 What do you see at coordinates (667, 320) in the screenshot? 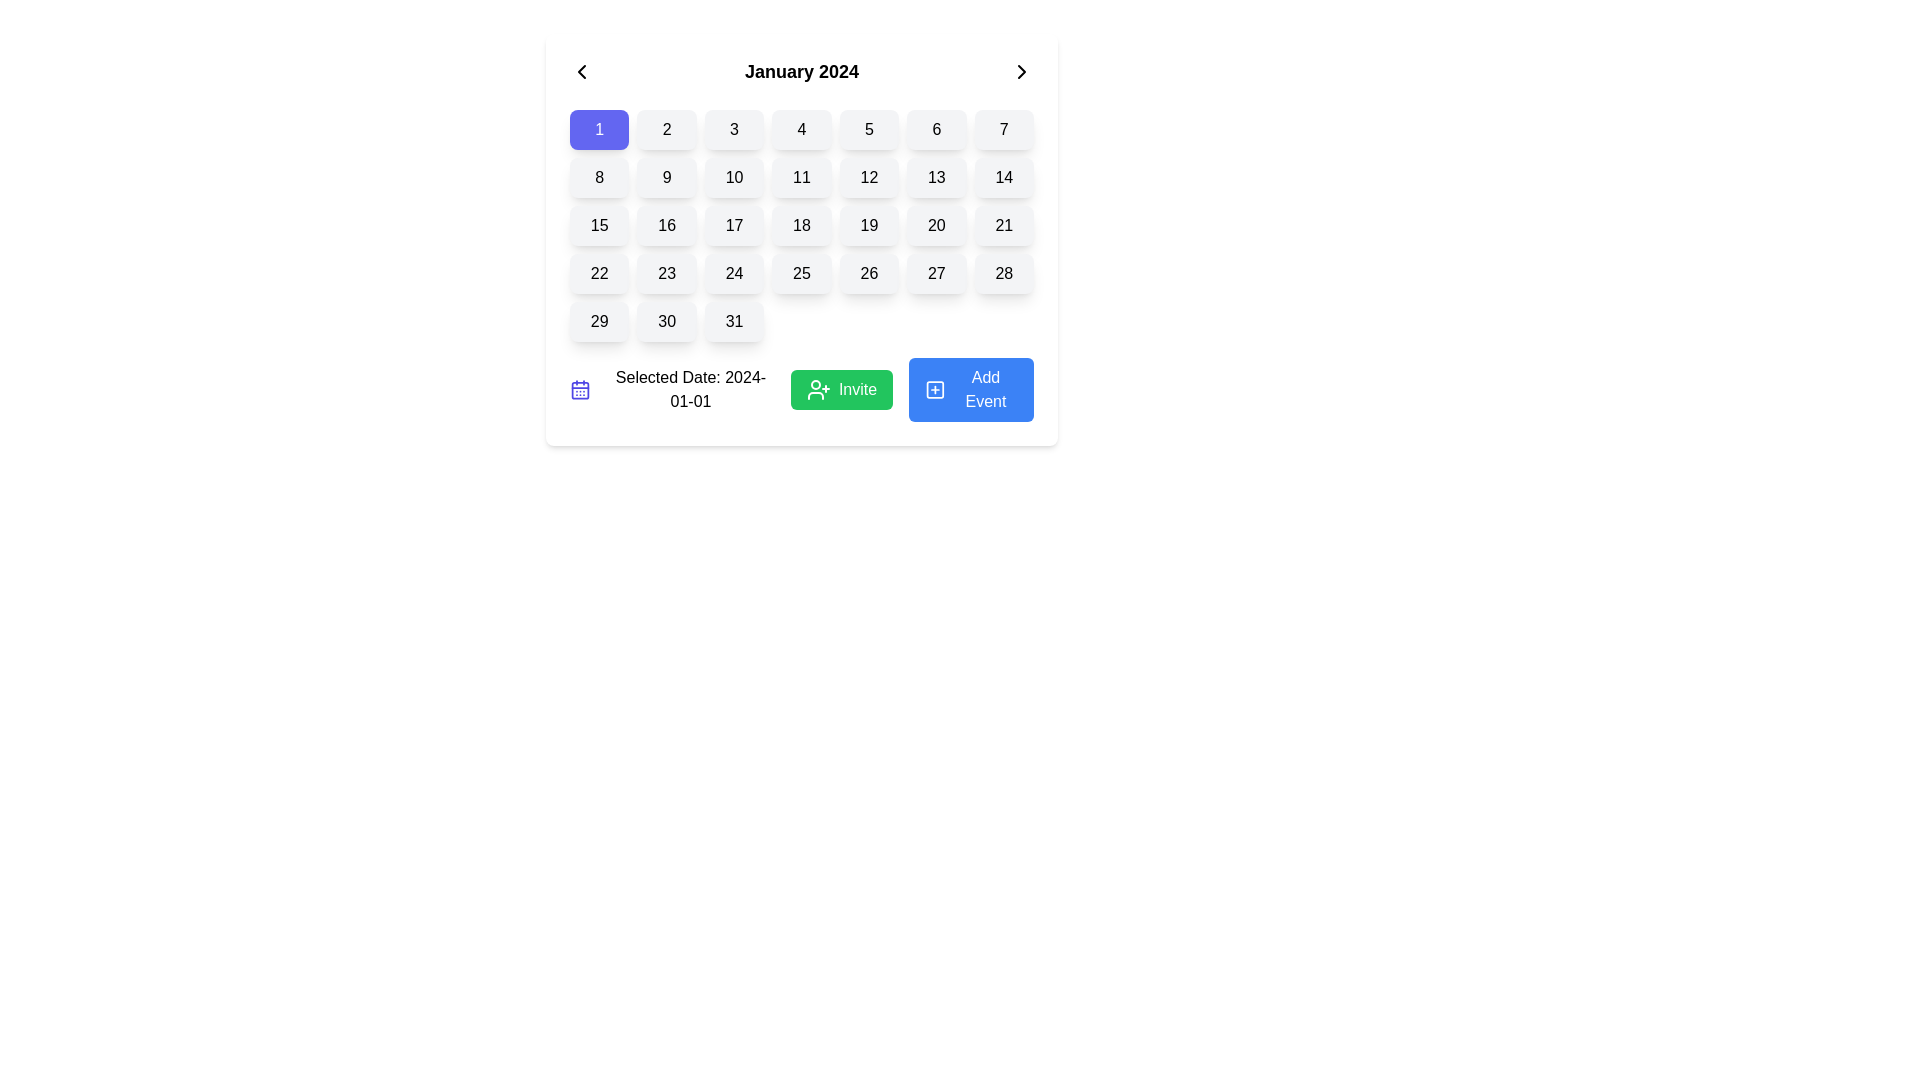
I see `the button-like clickable calendar date representing the 30th day of the month, located in the last row and second column of the calendar grid` at bounding box center [667, 320].